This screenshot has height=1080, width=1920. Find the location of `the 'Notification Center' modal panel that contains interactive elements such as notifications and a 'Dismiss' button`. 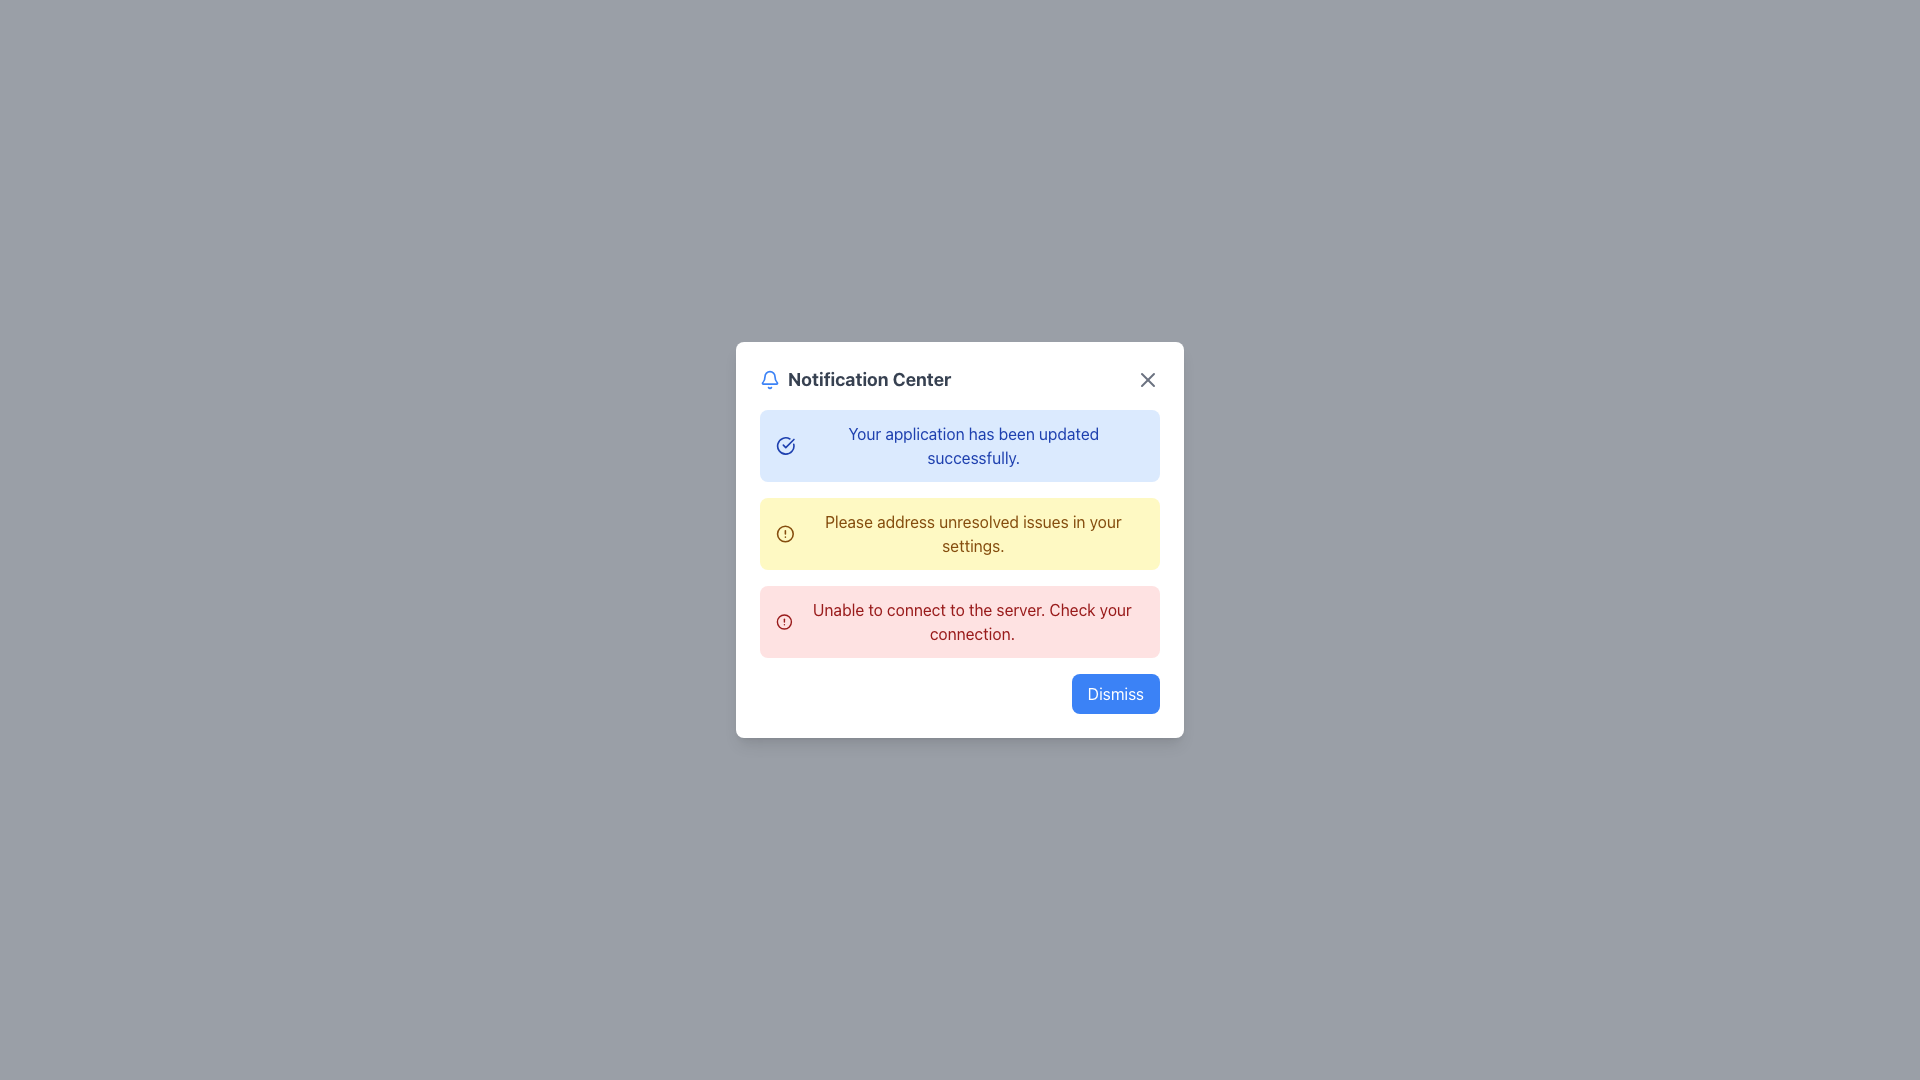

the 'Notification Center' modal panel that contains interactive elements such as notifications and a 'Dismiss' button is located at coordinates (960, 540).